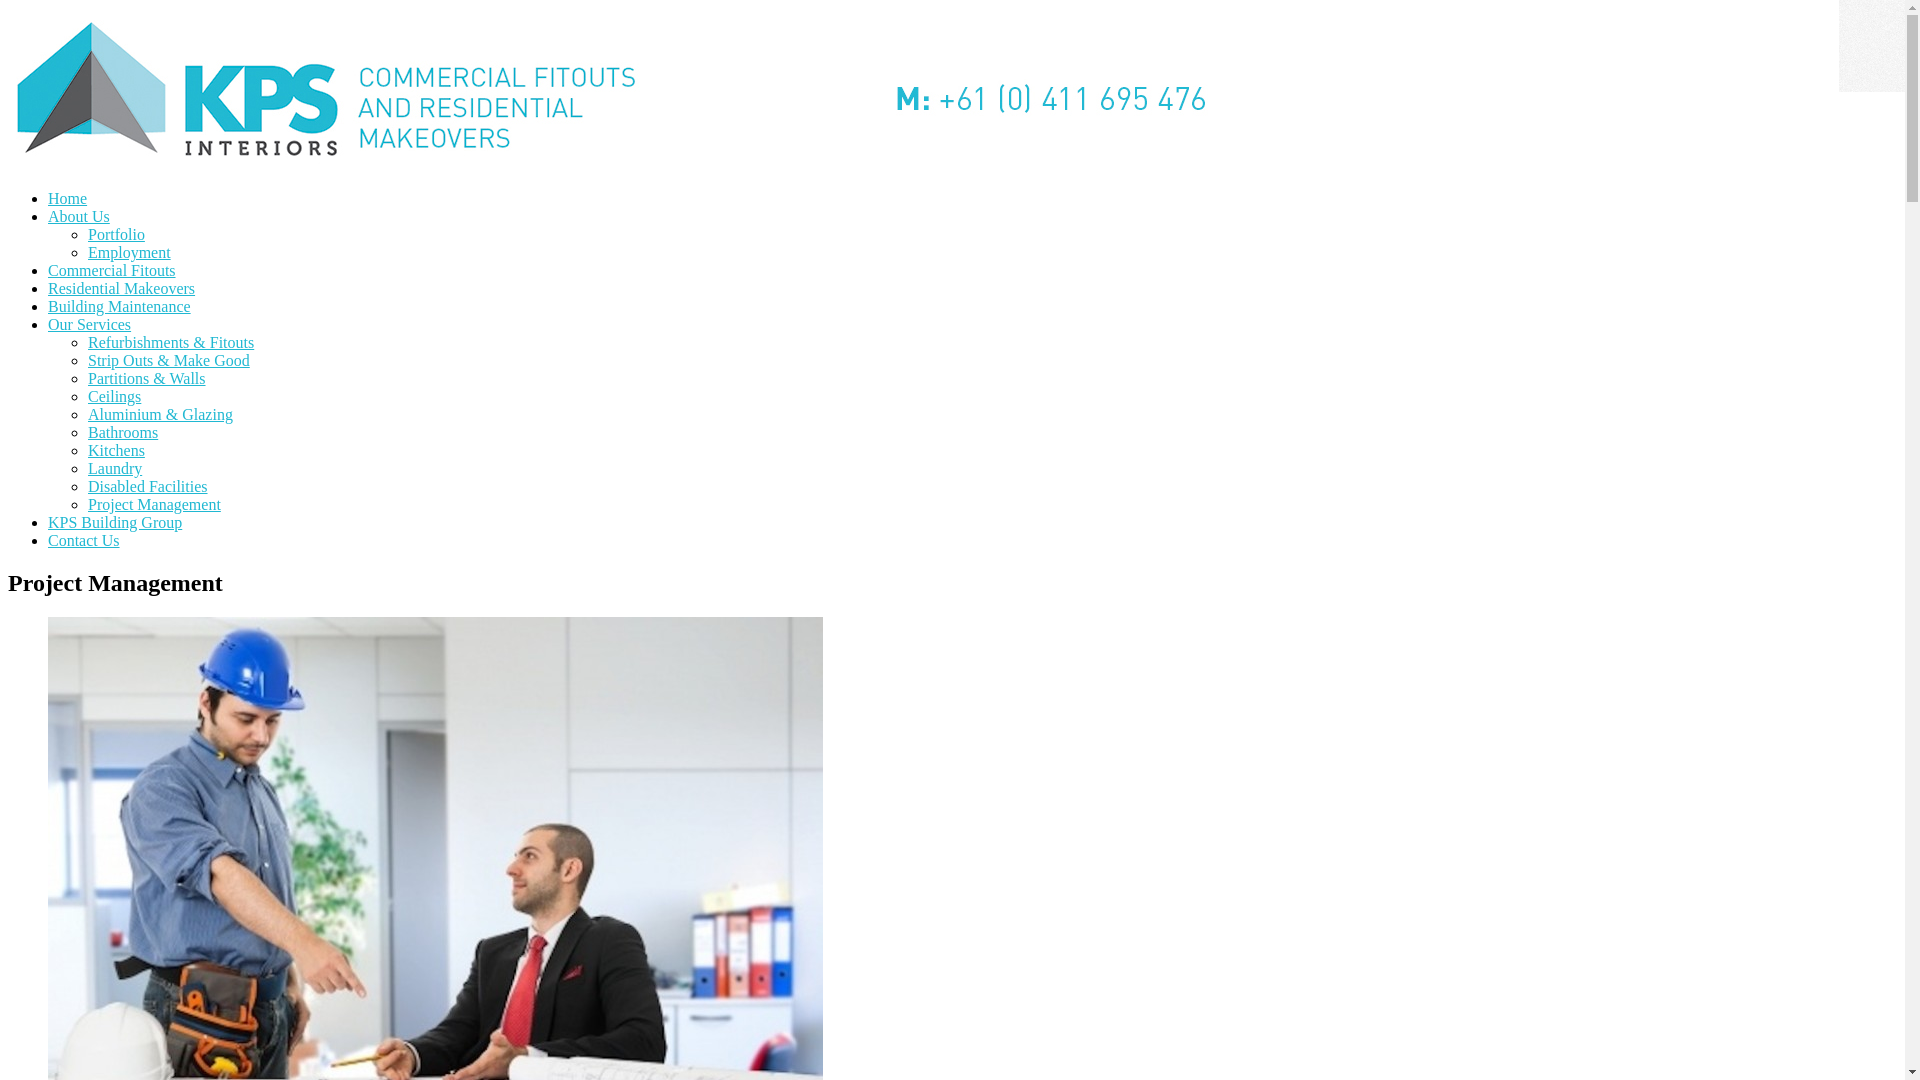 The image size is (1920, 1080). What do you see at coordinates (147, 486) in the screenshot?
I see `'Disabled Facilities'` at bounding box center [147, 486].